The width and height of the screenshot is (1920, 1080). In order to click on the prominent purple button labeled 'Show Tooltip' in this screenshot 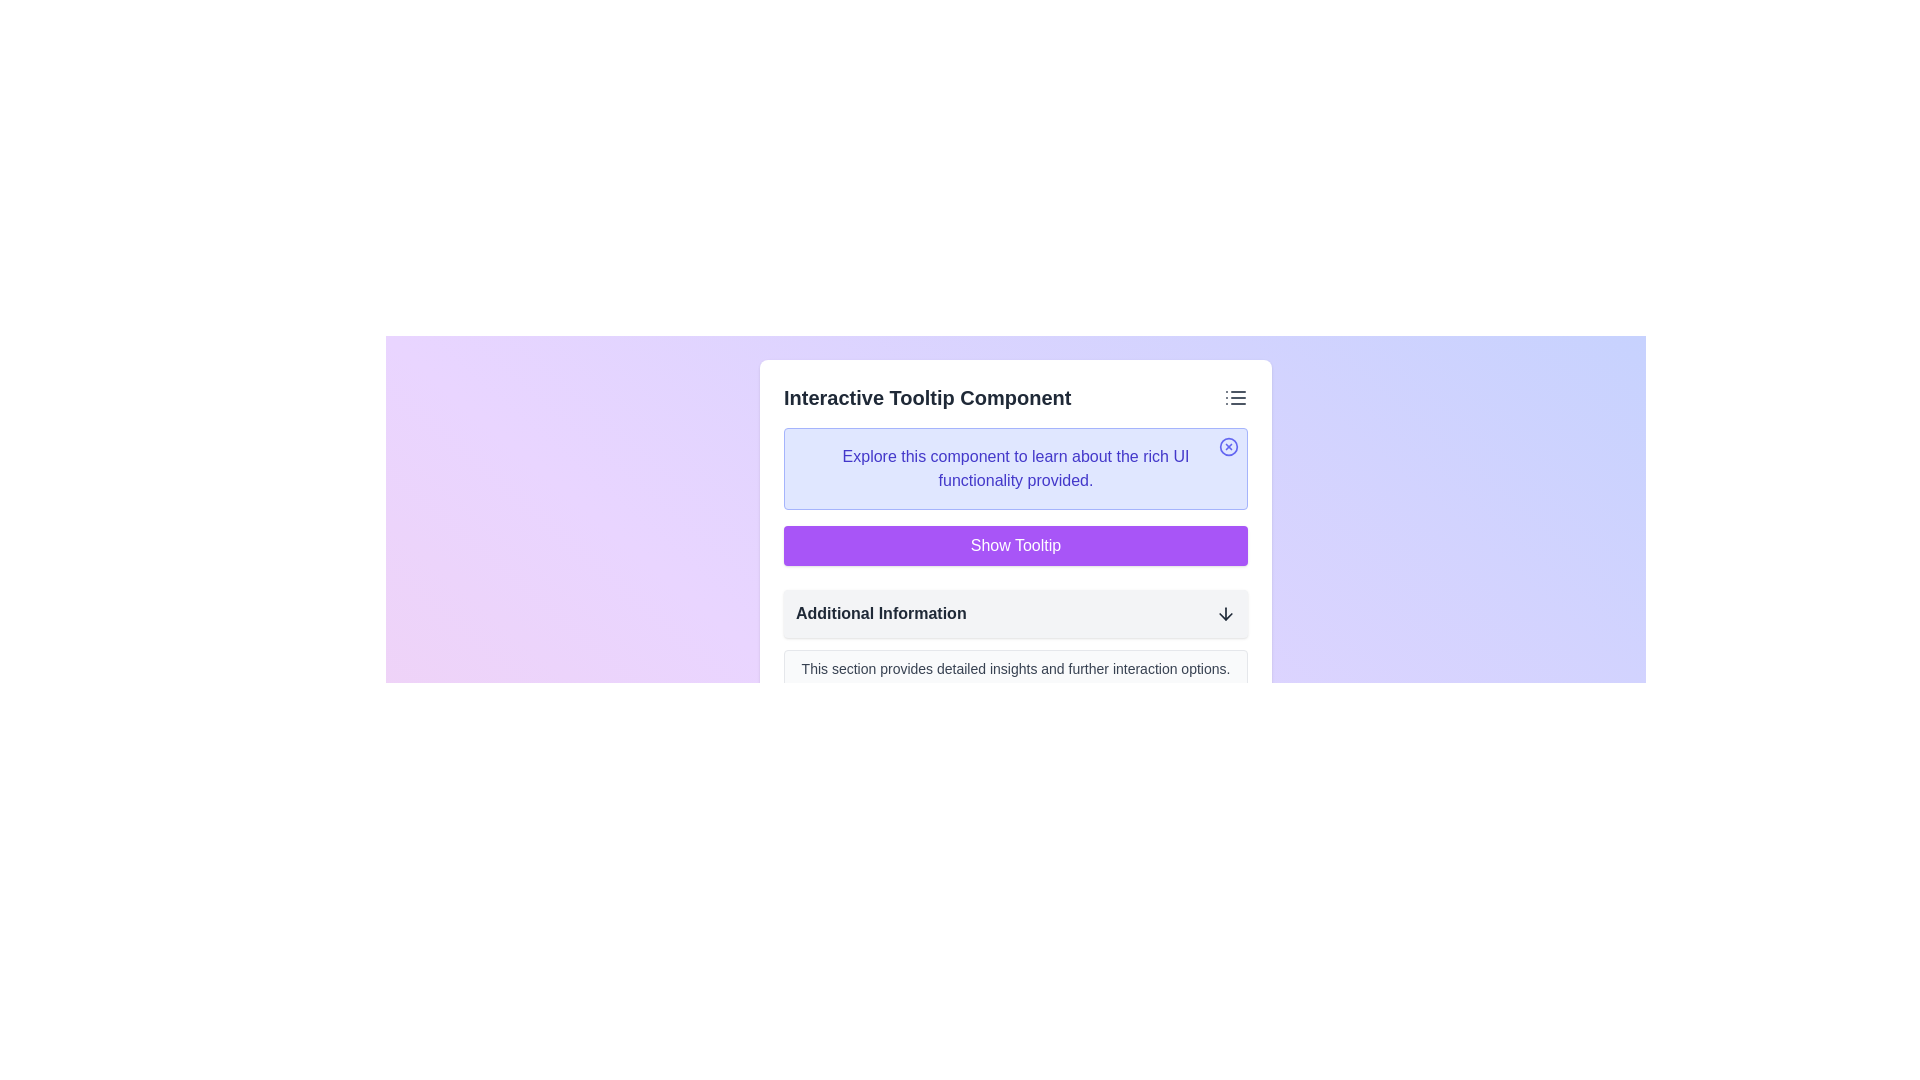, I will do `click(1016, 546)`.